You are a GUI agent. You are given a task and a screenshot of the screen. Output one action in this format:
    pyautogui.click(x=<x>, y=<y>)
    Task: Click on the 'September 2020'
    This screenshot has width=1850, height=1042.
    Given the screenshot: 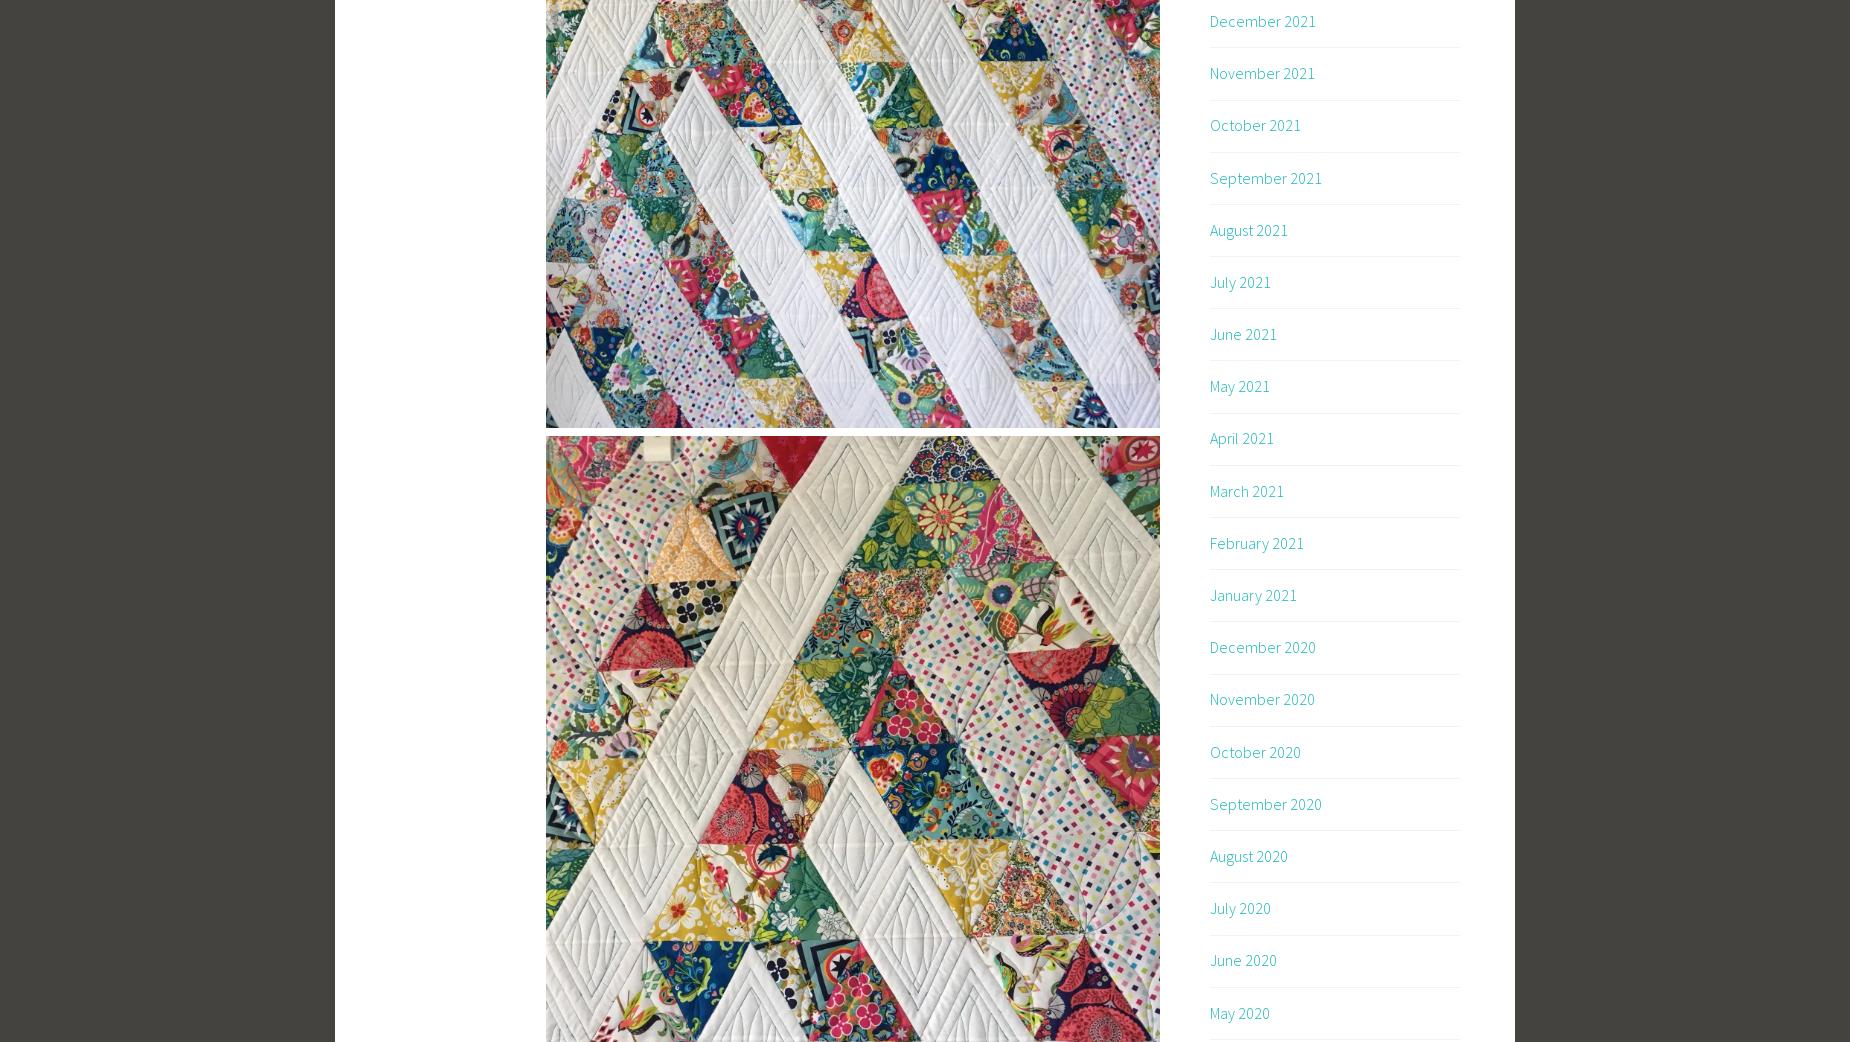 What is the action you would take?
    pyautogui.click(x=1264, y=802)
    